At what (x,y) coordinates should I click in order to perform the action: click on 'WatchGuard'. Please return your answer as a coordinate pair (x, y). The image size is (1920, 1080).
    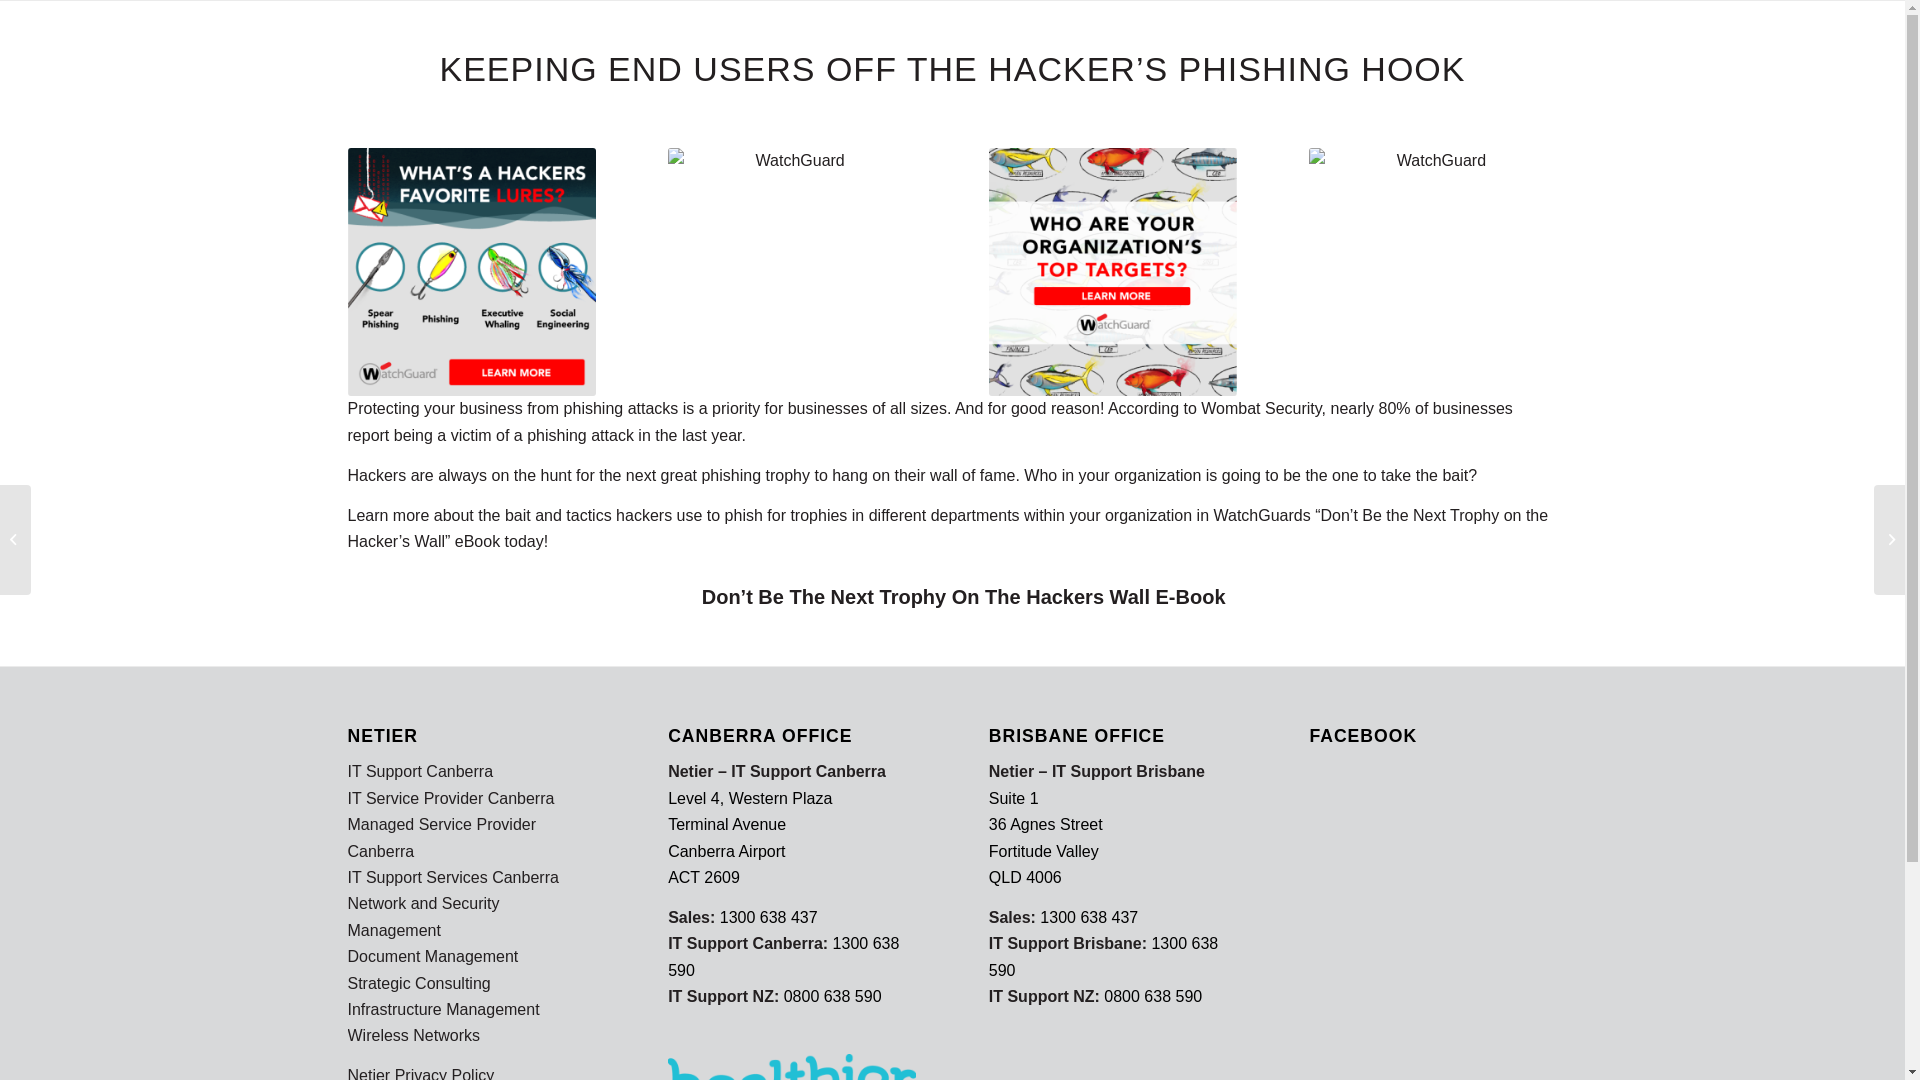
    Looking at the image, I should click on (791, 272).